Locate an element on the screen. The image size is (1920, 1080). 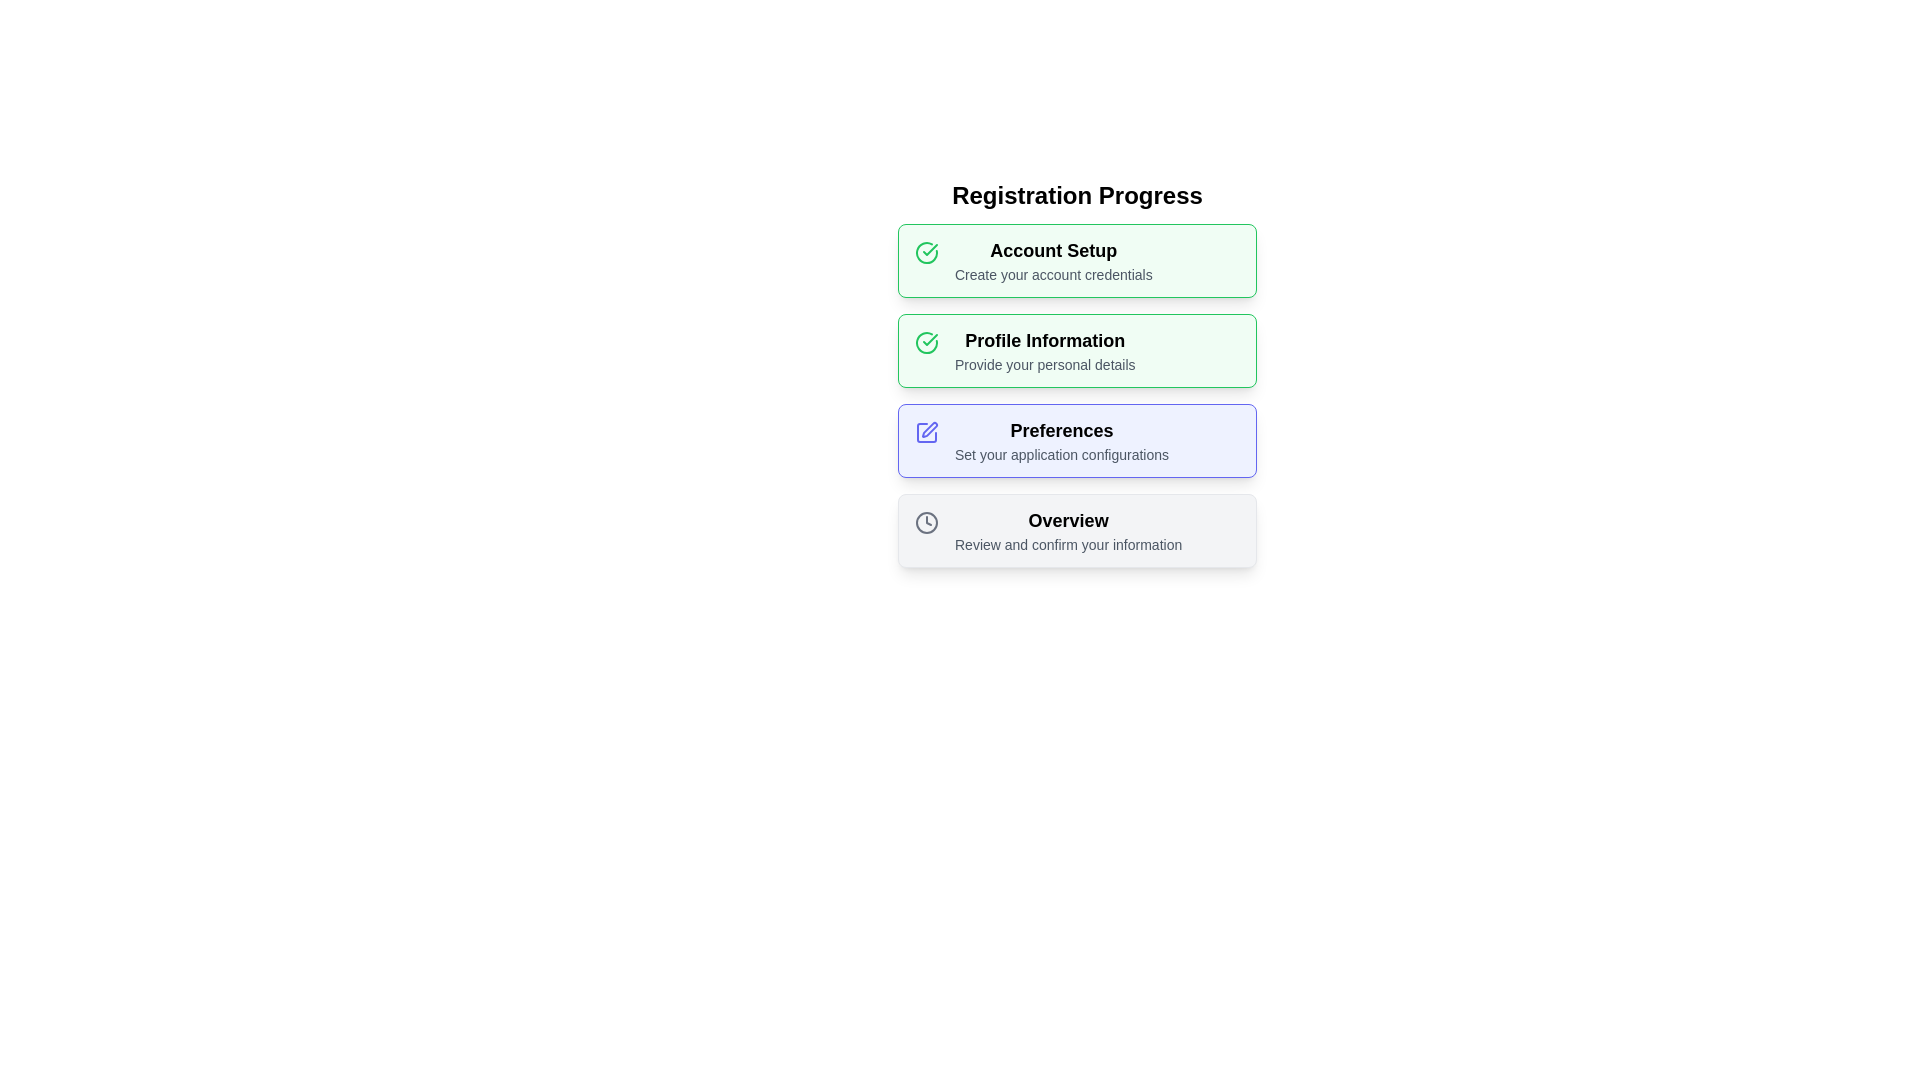
the pen icon button in a blue square outline located next to the 'Preferences' text is located at coordinates (925, 431).